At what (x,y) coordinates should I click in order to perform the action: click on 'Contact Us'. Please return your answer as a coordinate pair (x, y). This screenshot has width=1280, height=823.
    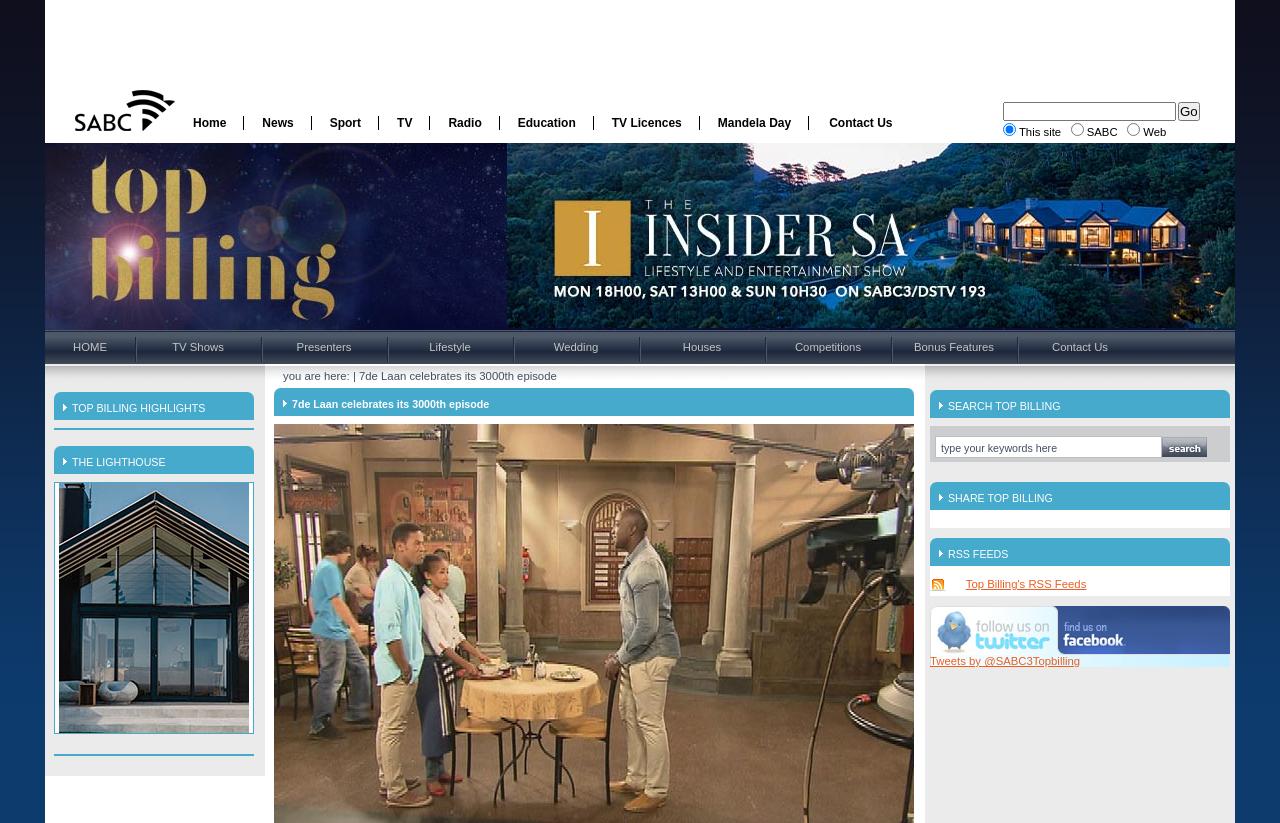
    Looking at the image, I should click on (860, 121).